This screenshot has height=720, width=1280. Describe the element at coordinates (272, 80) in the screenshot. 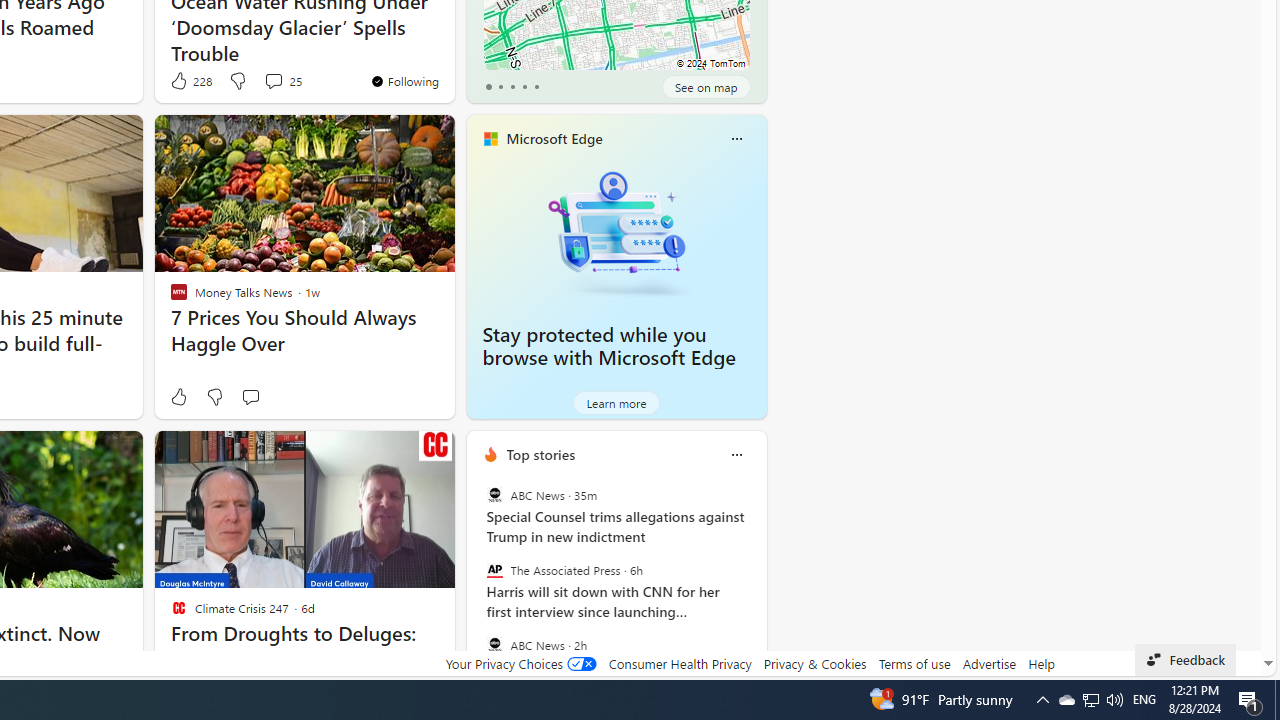

I see `'View comments 25 Comment'` at that location.